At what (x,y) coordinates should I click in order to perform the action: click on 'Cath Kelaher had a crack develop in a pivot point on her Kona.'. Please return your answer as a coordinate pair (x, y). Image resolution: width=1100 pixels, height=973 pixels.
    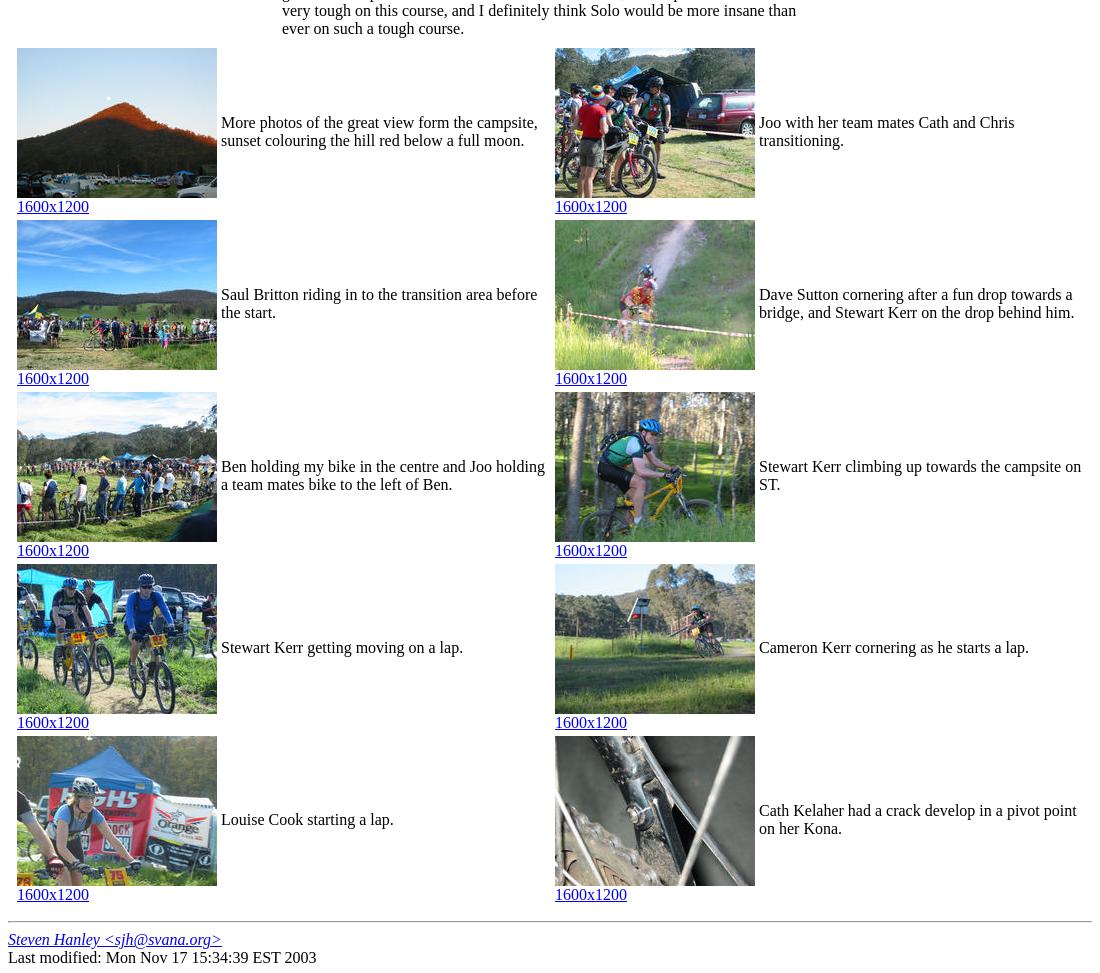
    Looking at the image, I should click on (917, 818).